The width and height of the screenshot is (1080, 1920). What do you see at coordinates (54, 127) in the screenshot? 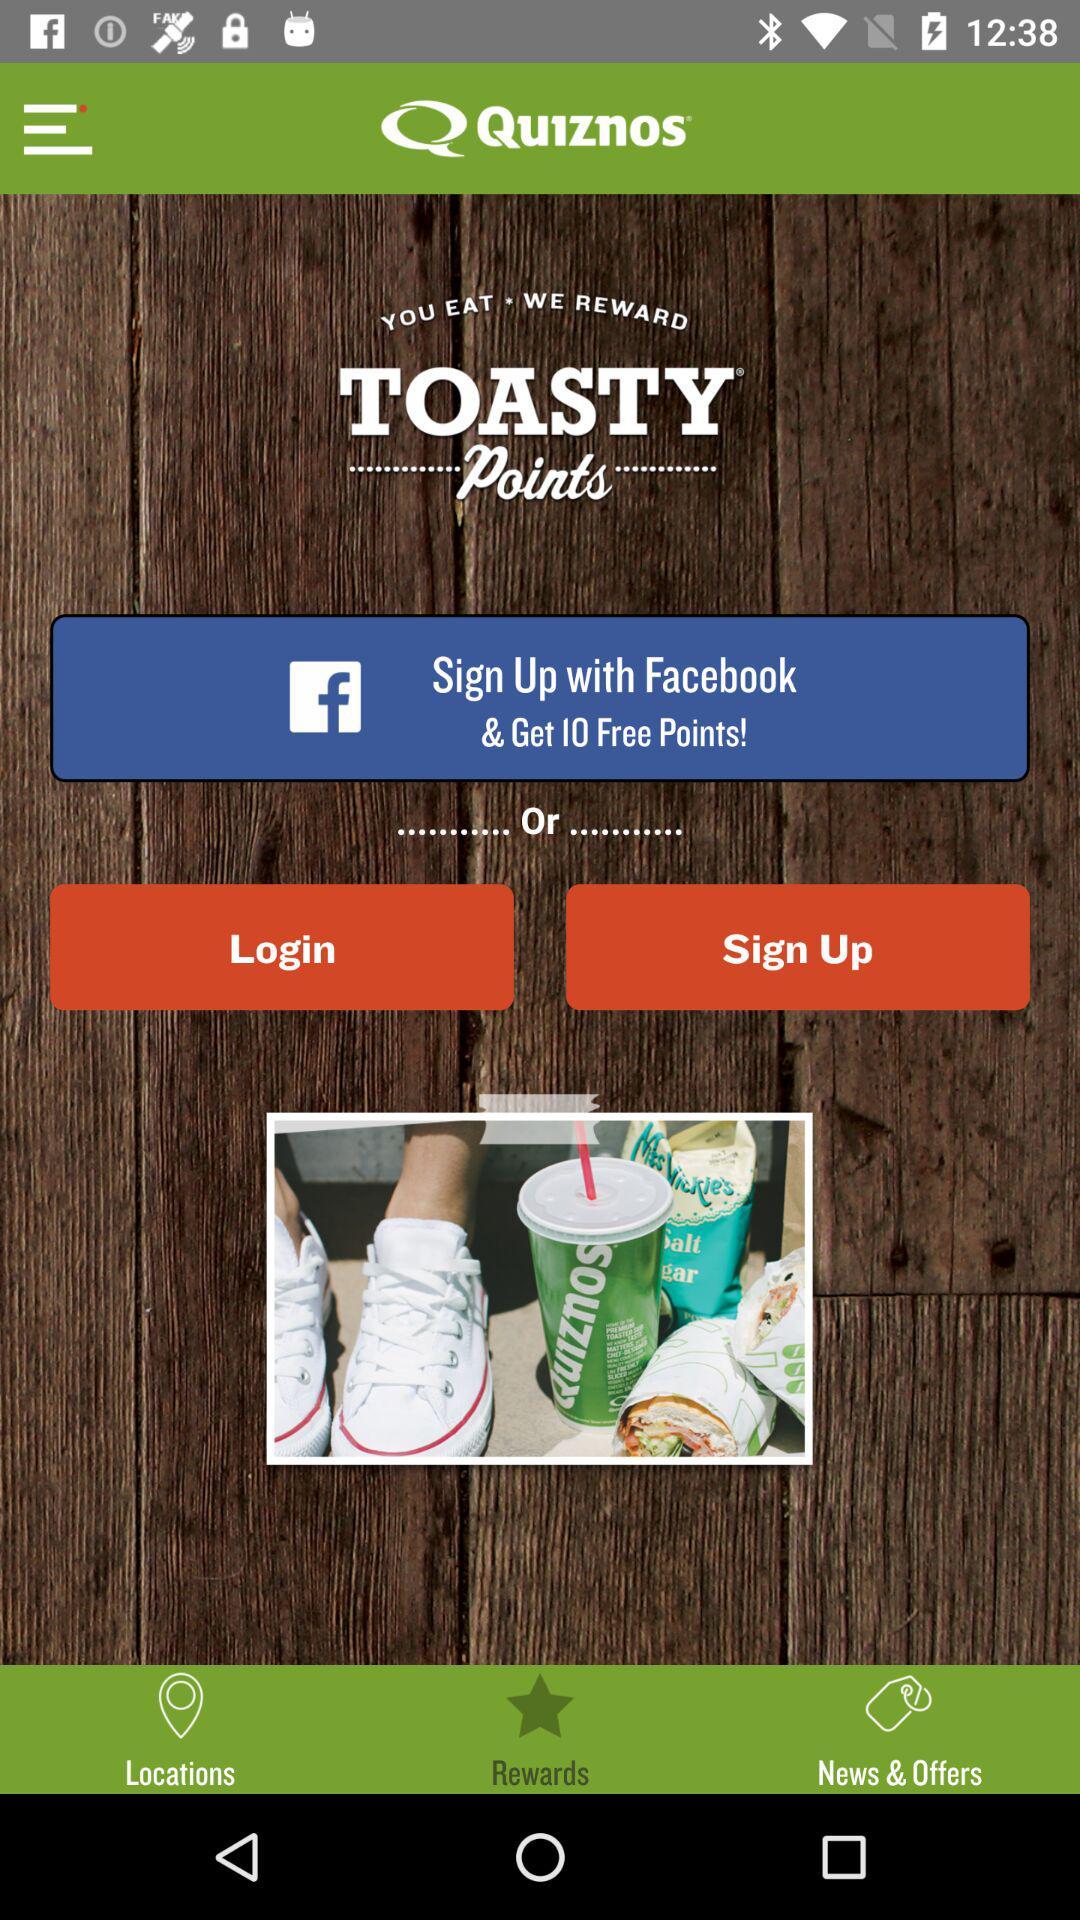
I see `item at the top left corner` at bounding box center [54, 127].